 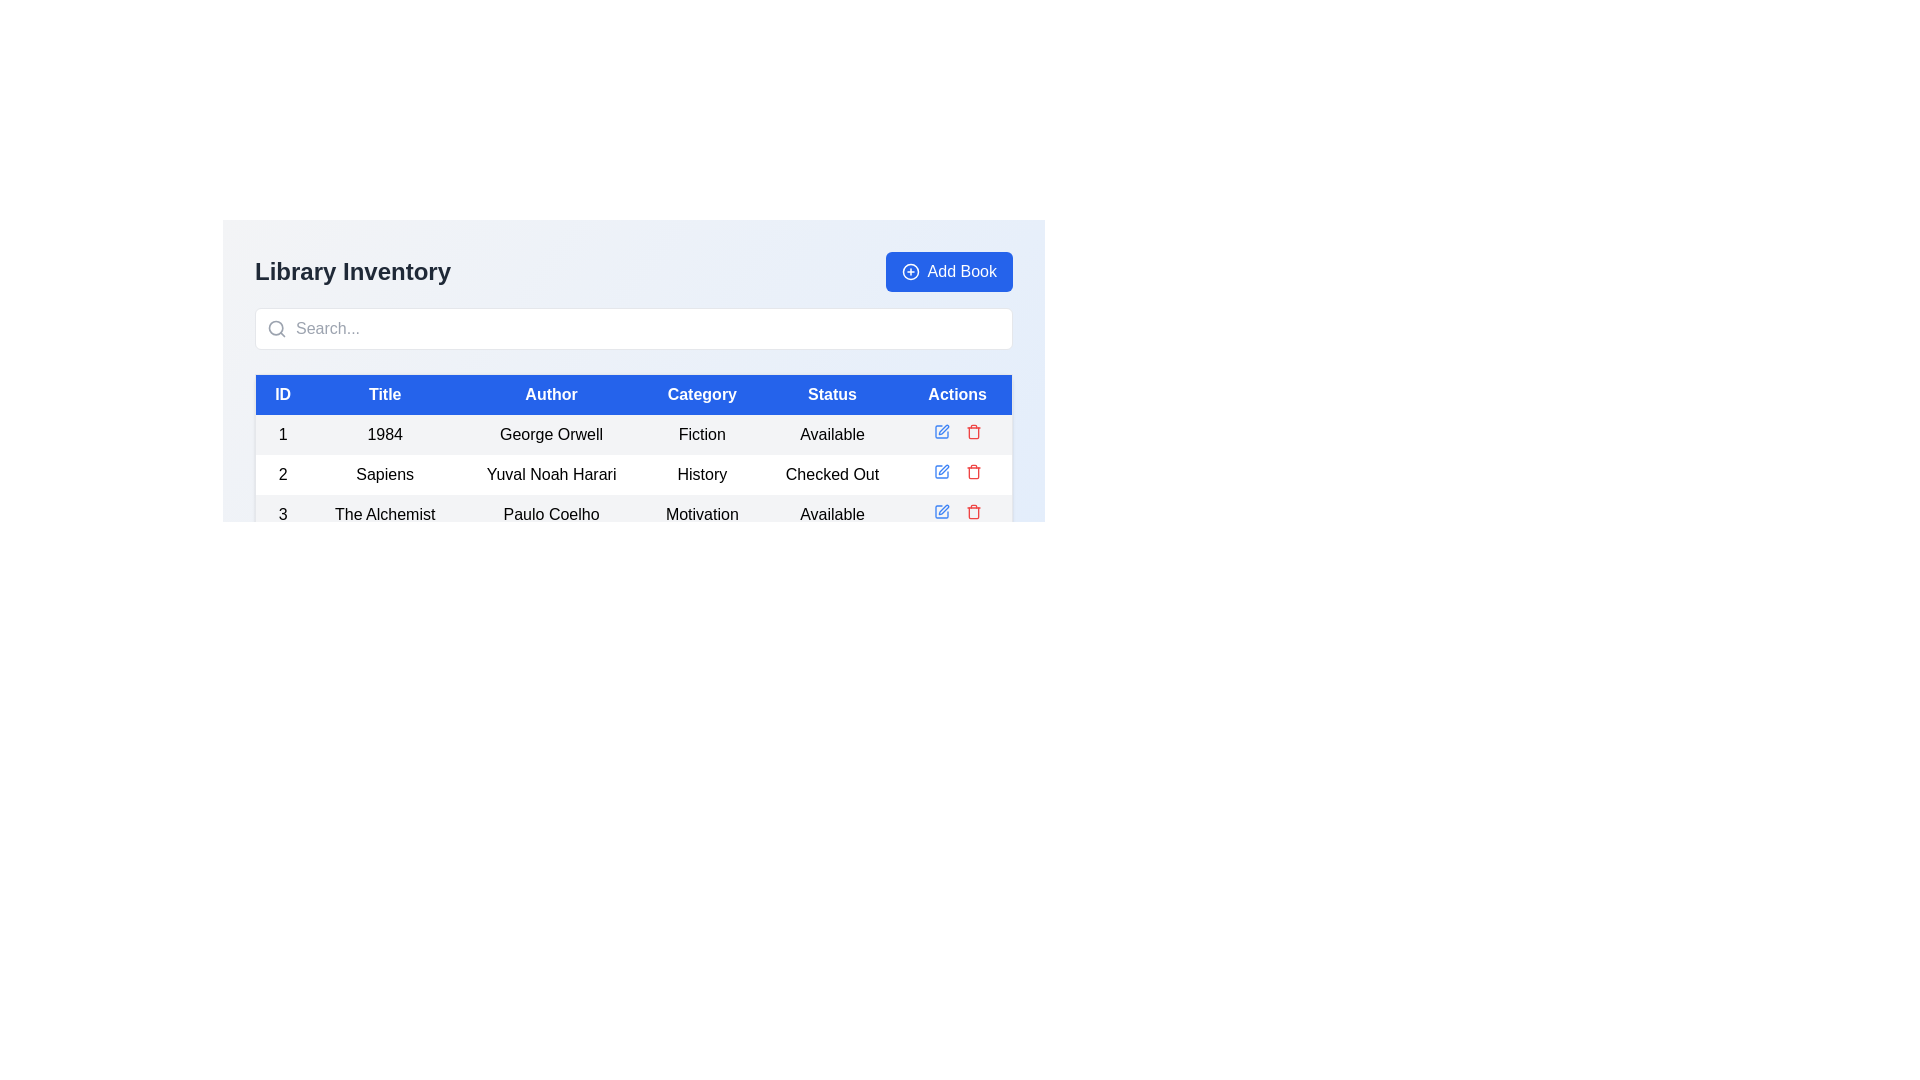 I want to click on the red trash bin icon in the 'Actions' column of the second row to initiate the delete action, so click(x=973, y=471).